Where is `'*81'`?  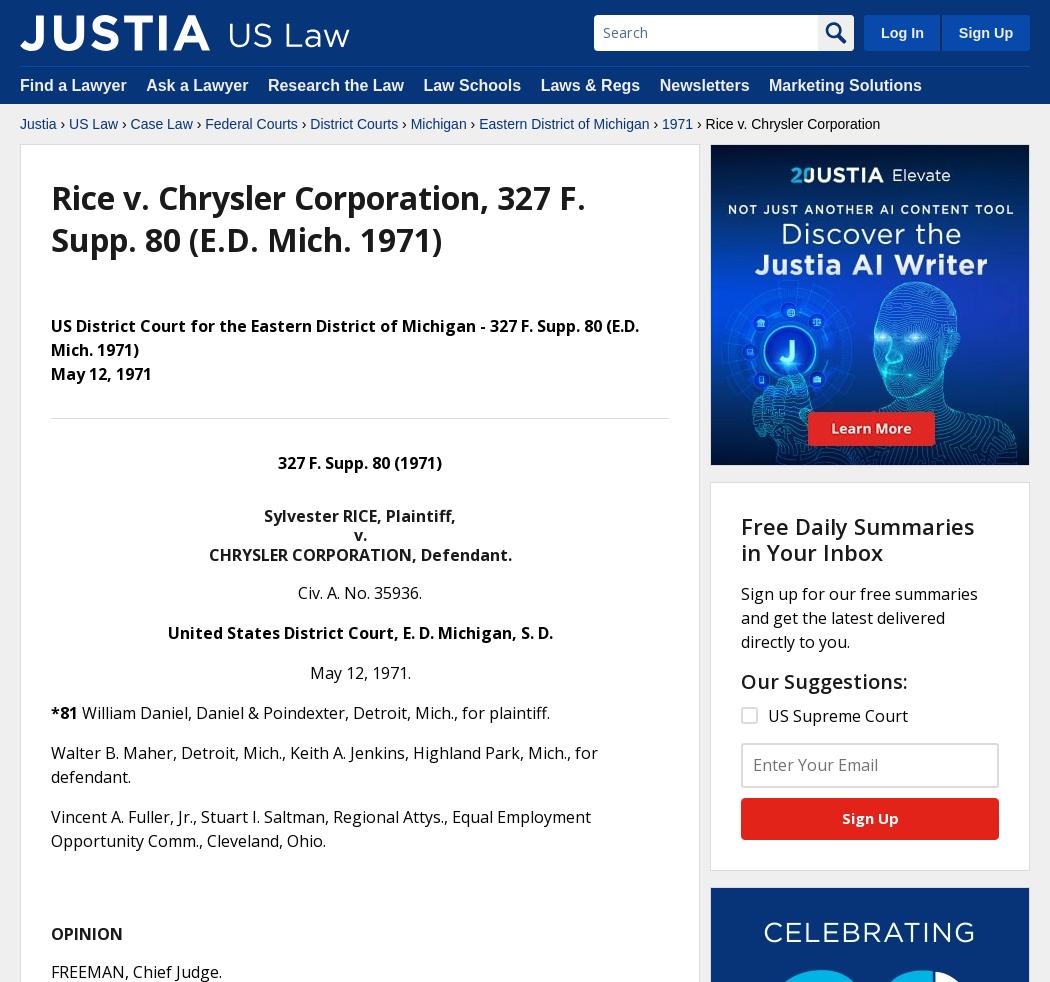 '*81' is located at coordinates (63, 711).